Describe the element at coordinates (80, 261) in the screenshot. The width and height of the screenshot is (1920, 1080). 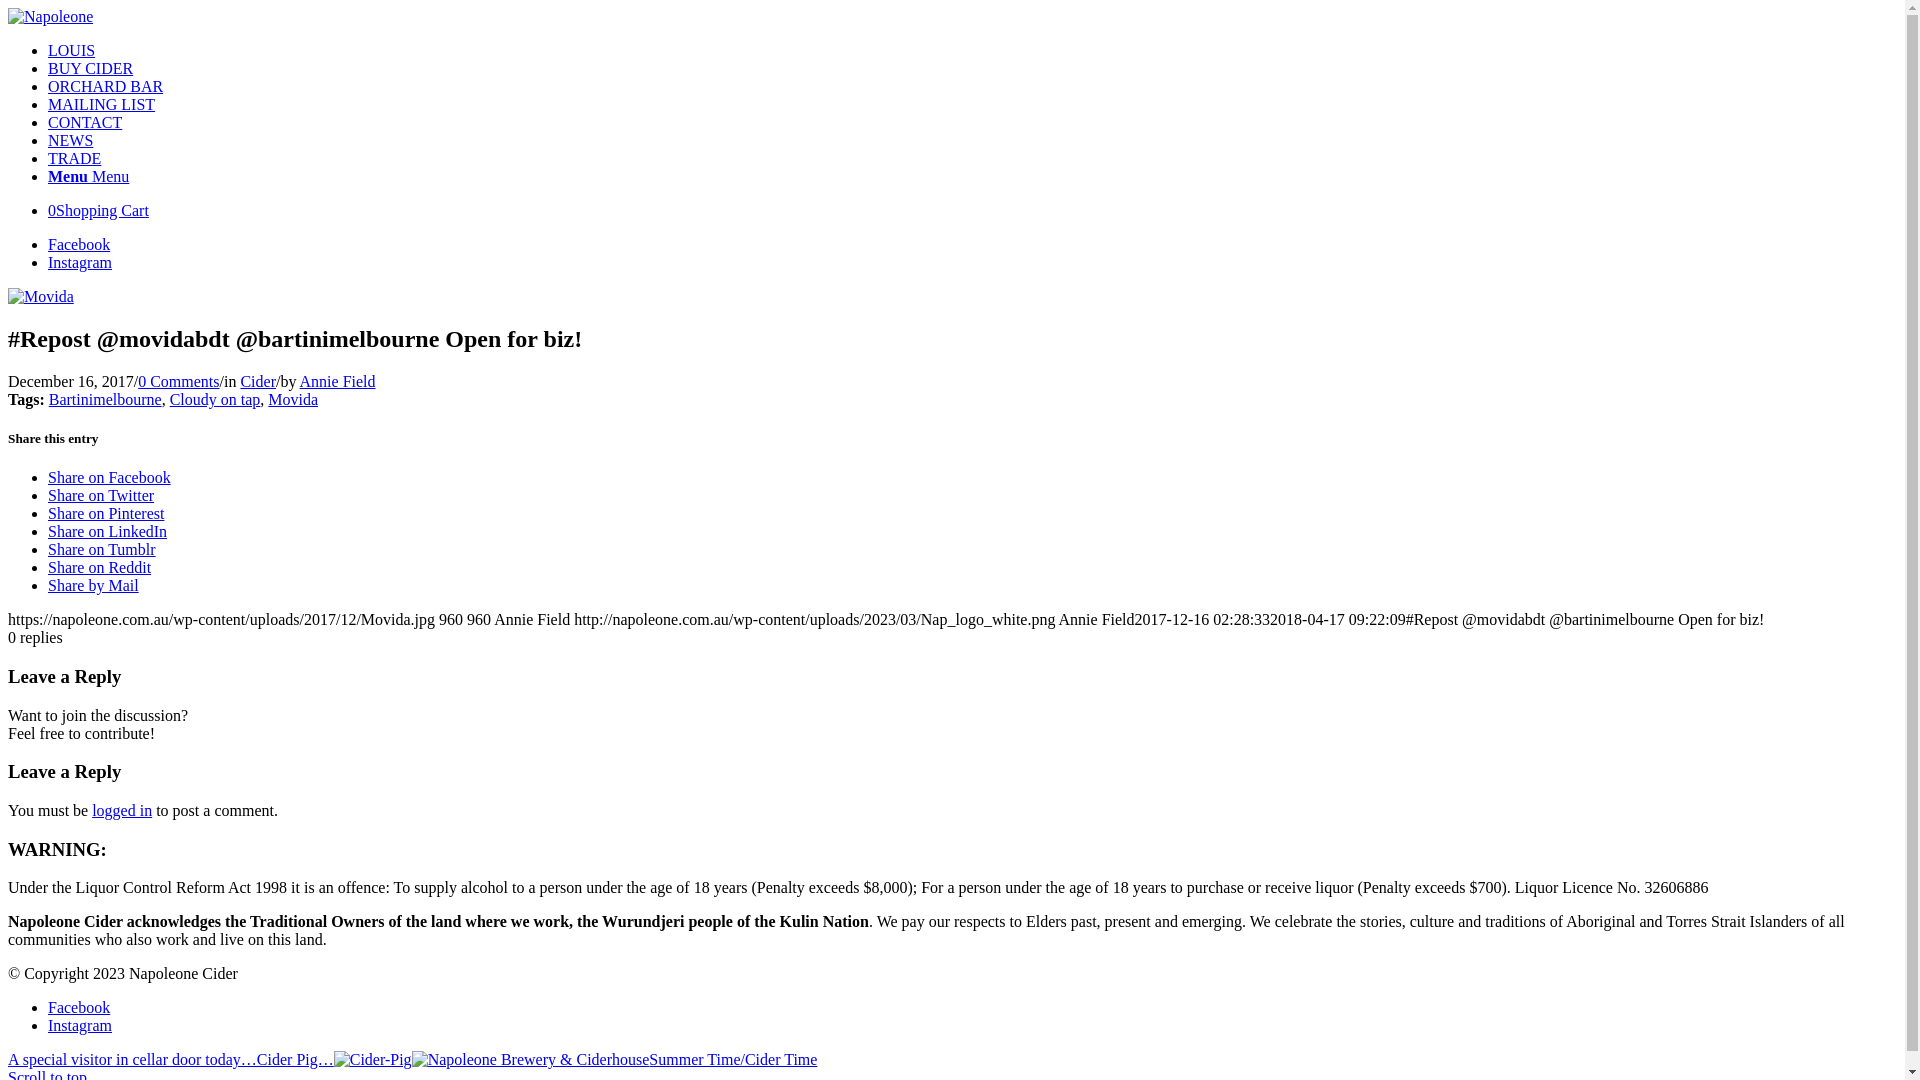
I see `'Instagram'` at that location.